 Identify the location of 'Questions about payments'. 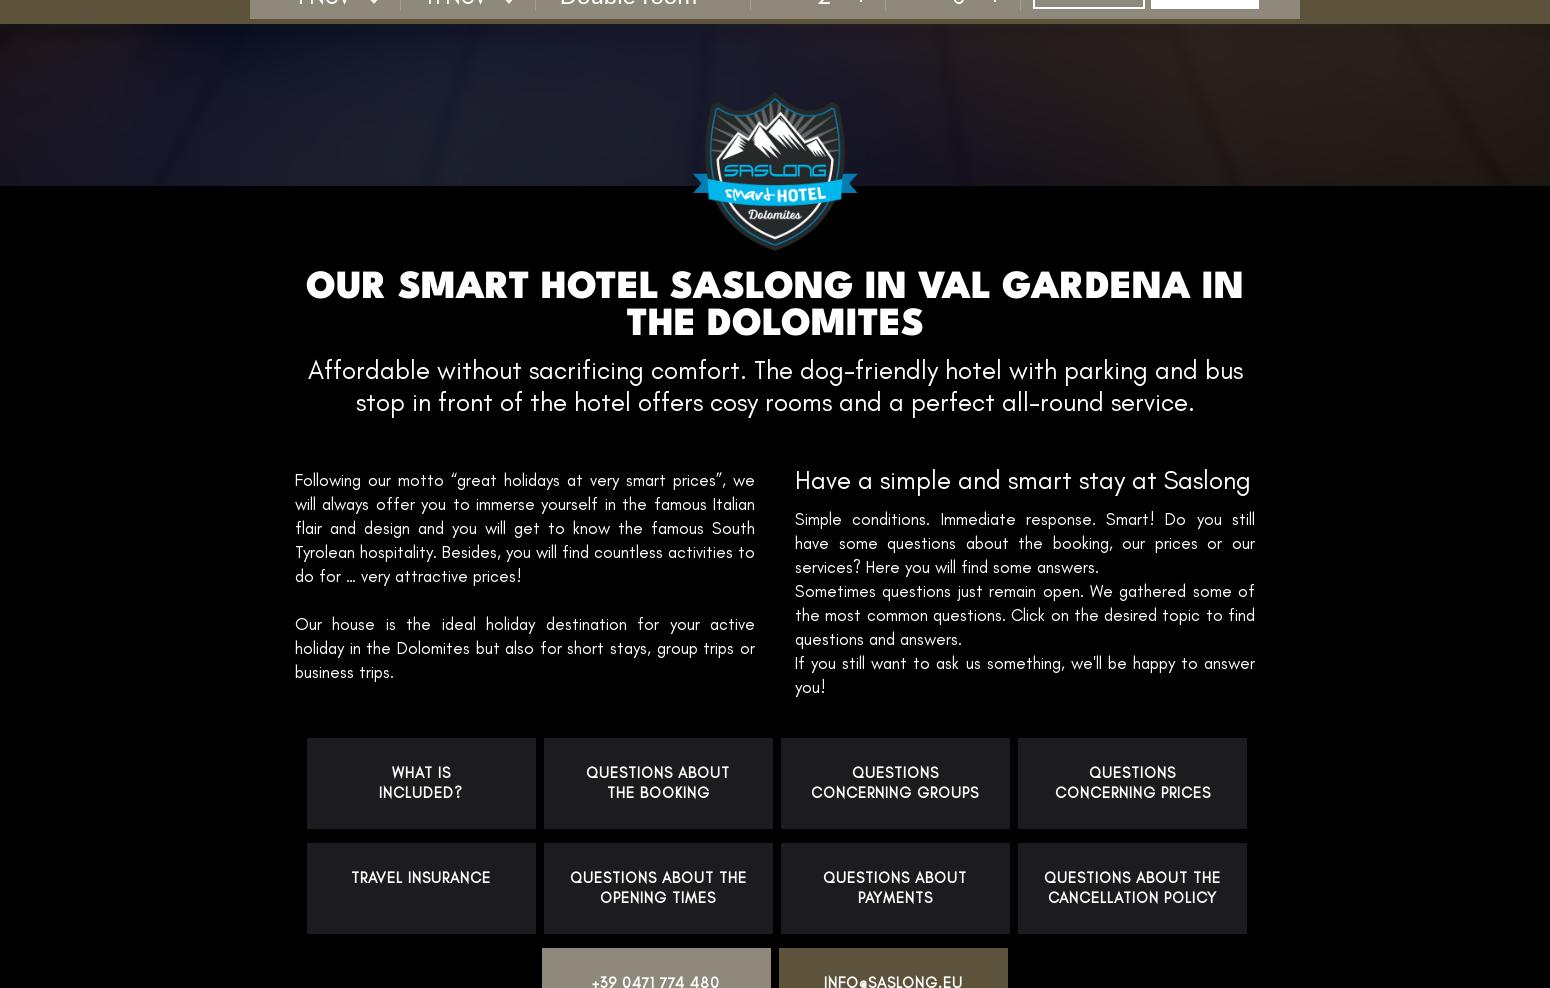
(894, 887).